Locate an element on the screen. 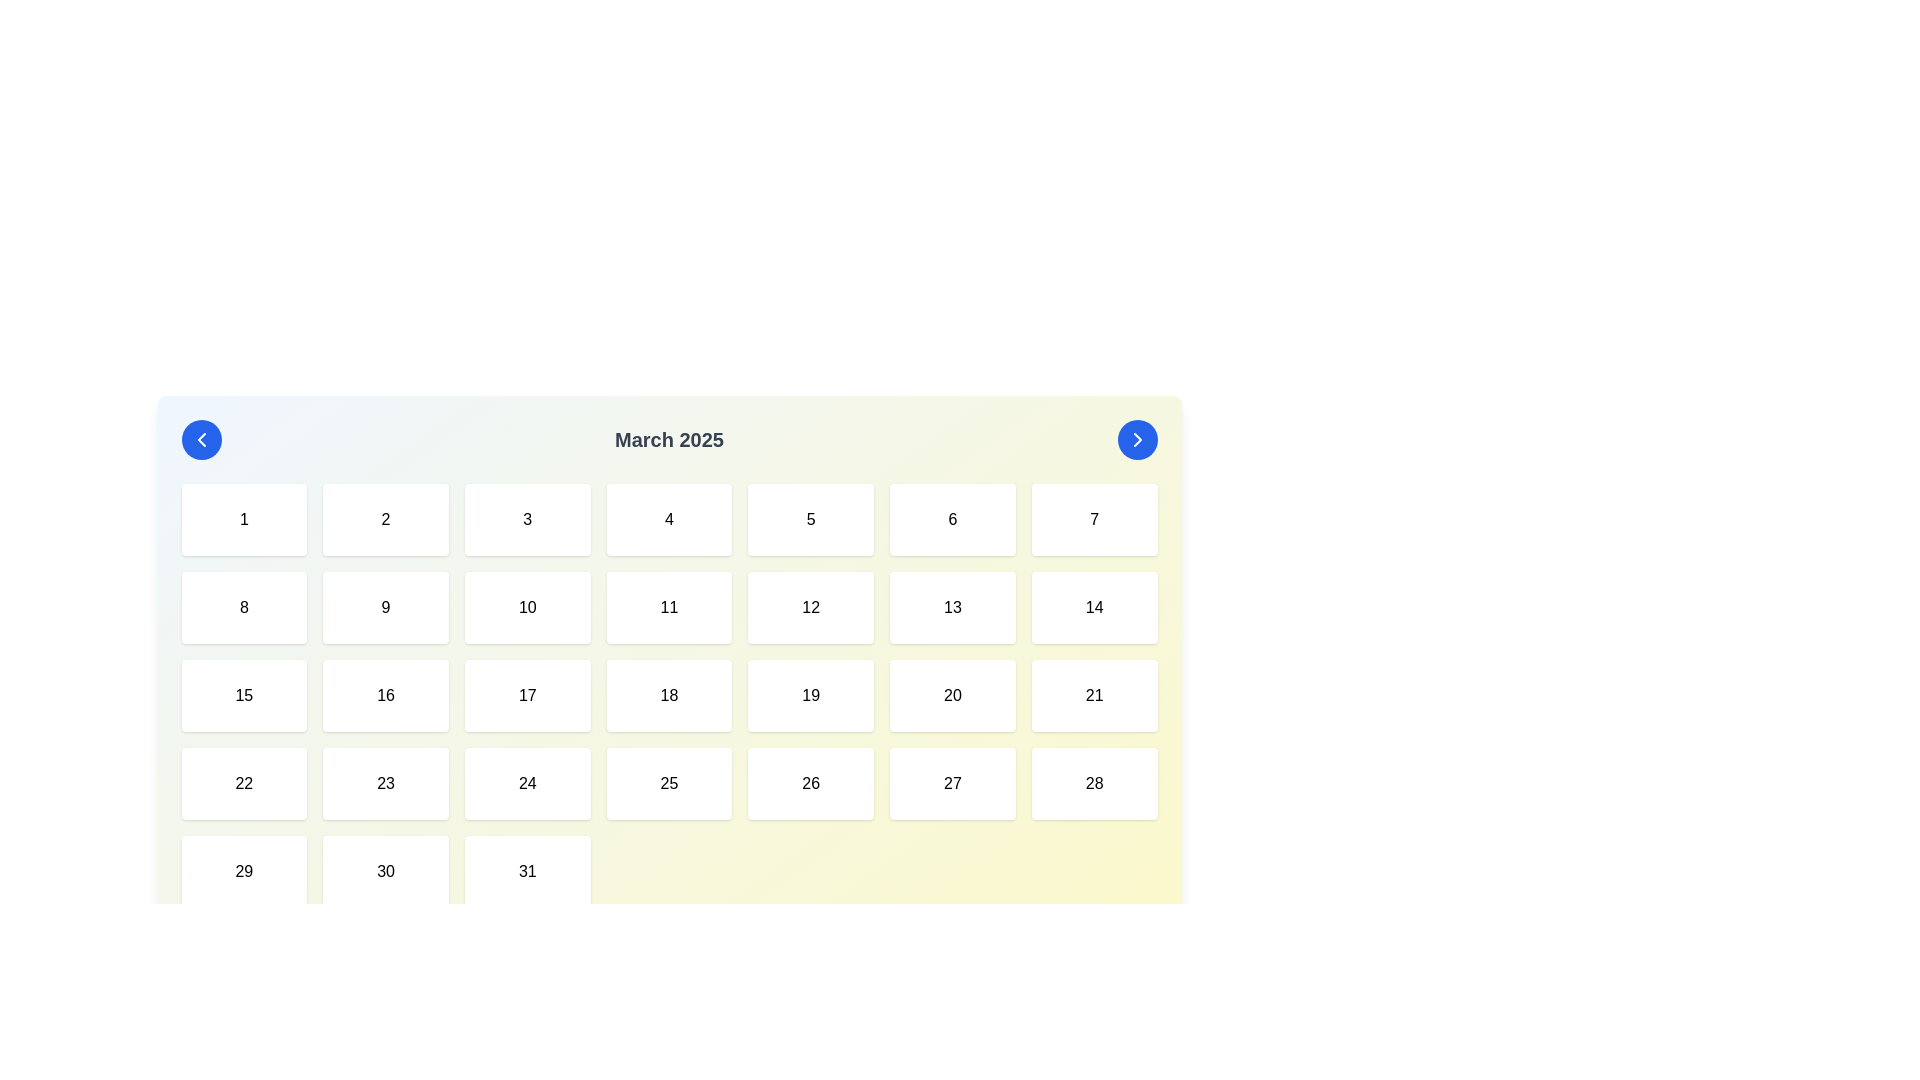 Image resolution: width=1920 pixels, height=1080 pixels. the calendar day box representing the 20th of March 2025, located in the third row and sixth column of the grid structure is located at coordinates (951, 694).